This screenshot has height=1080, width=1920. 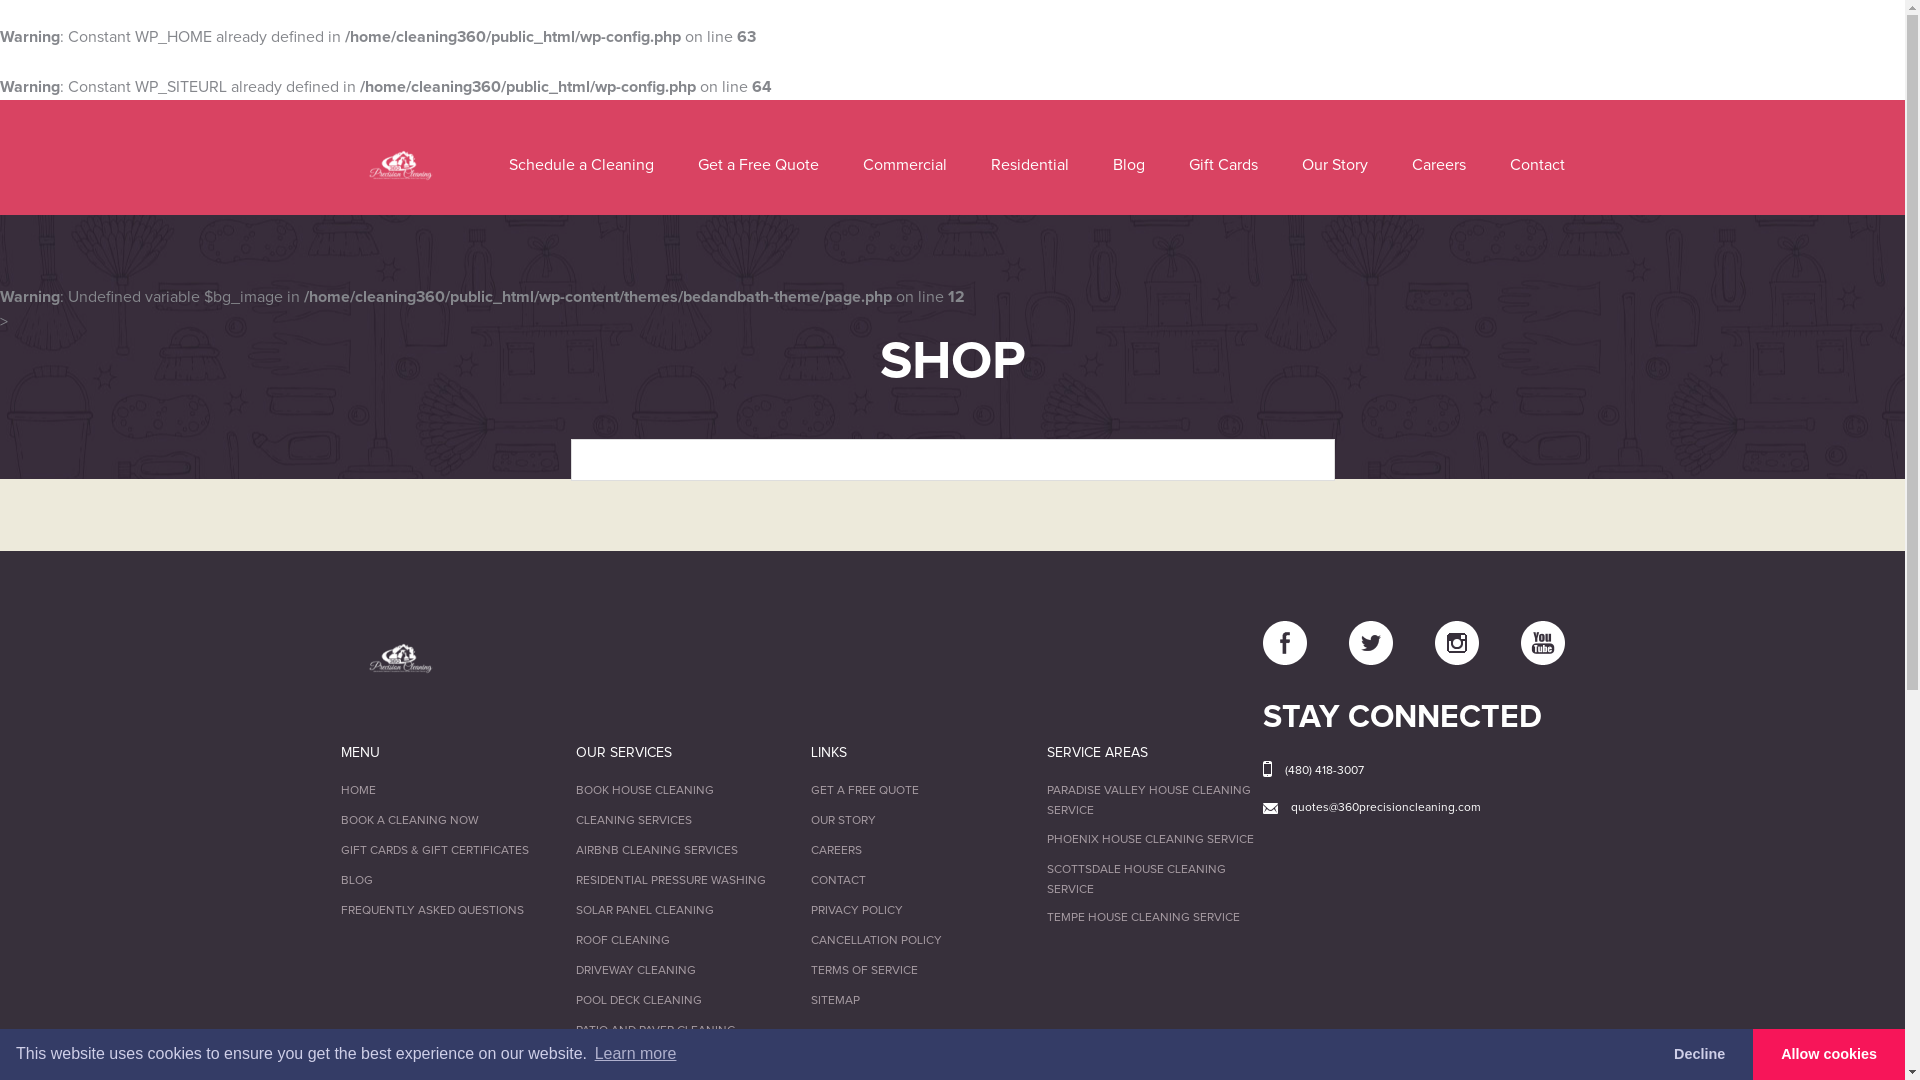 I want to click on 'Residential', so click(x=989, y=164).